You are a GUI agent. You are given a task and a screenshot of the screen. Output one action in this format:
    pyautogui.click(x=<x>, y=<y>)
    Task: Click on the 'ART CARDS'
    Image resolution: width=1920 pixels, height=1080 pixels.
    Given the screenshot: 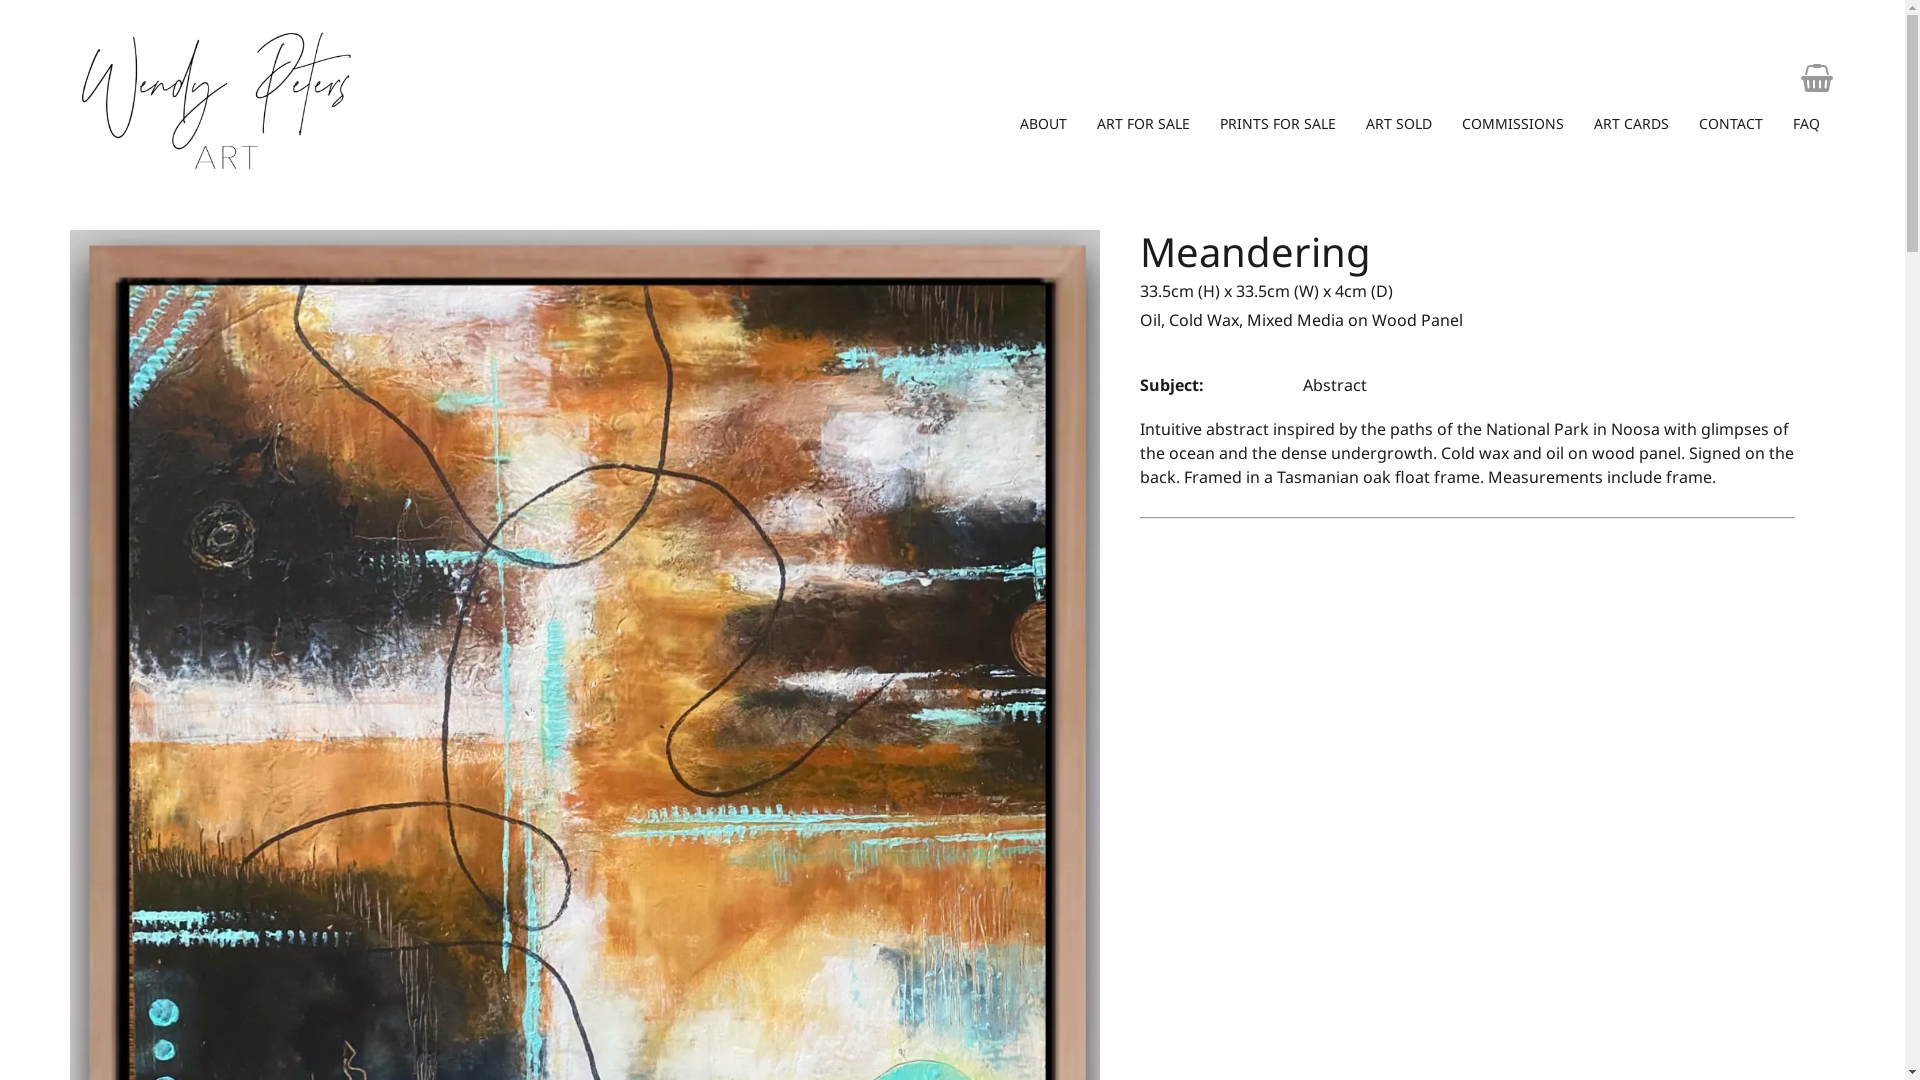 What is the action you would take?
    pyautogui.click(x=1631, y=123)
    